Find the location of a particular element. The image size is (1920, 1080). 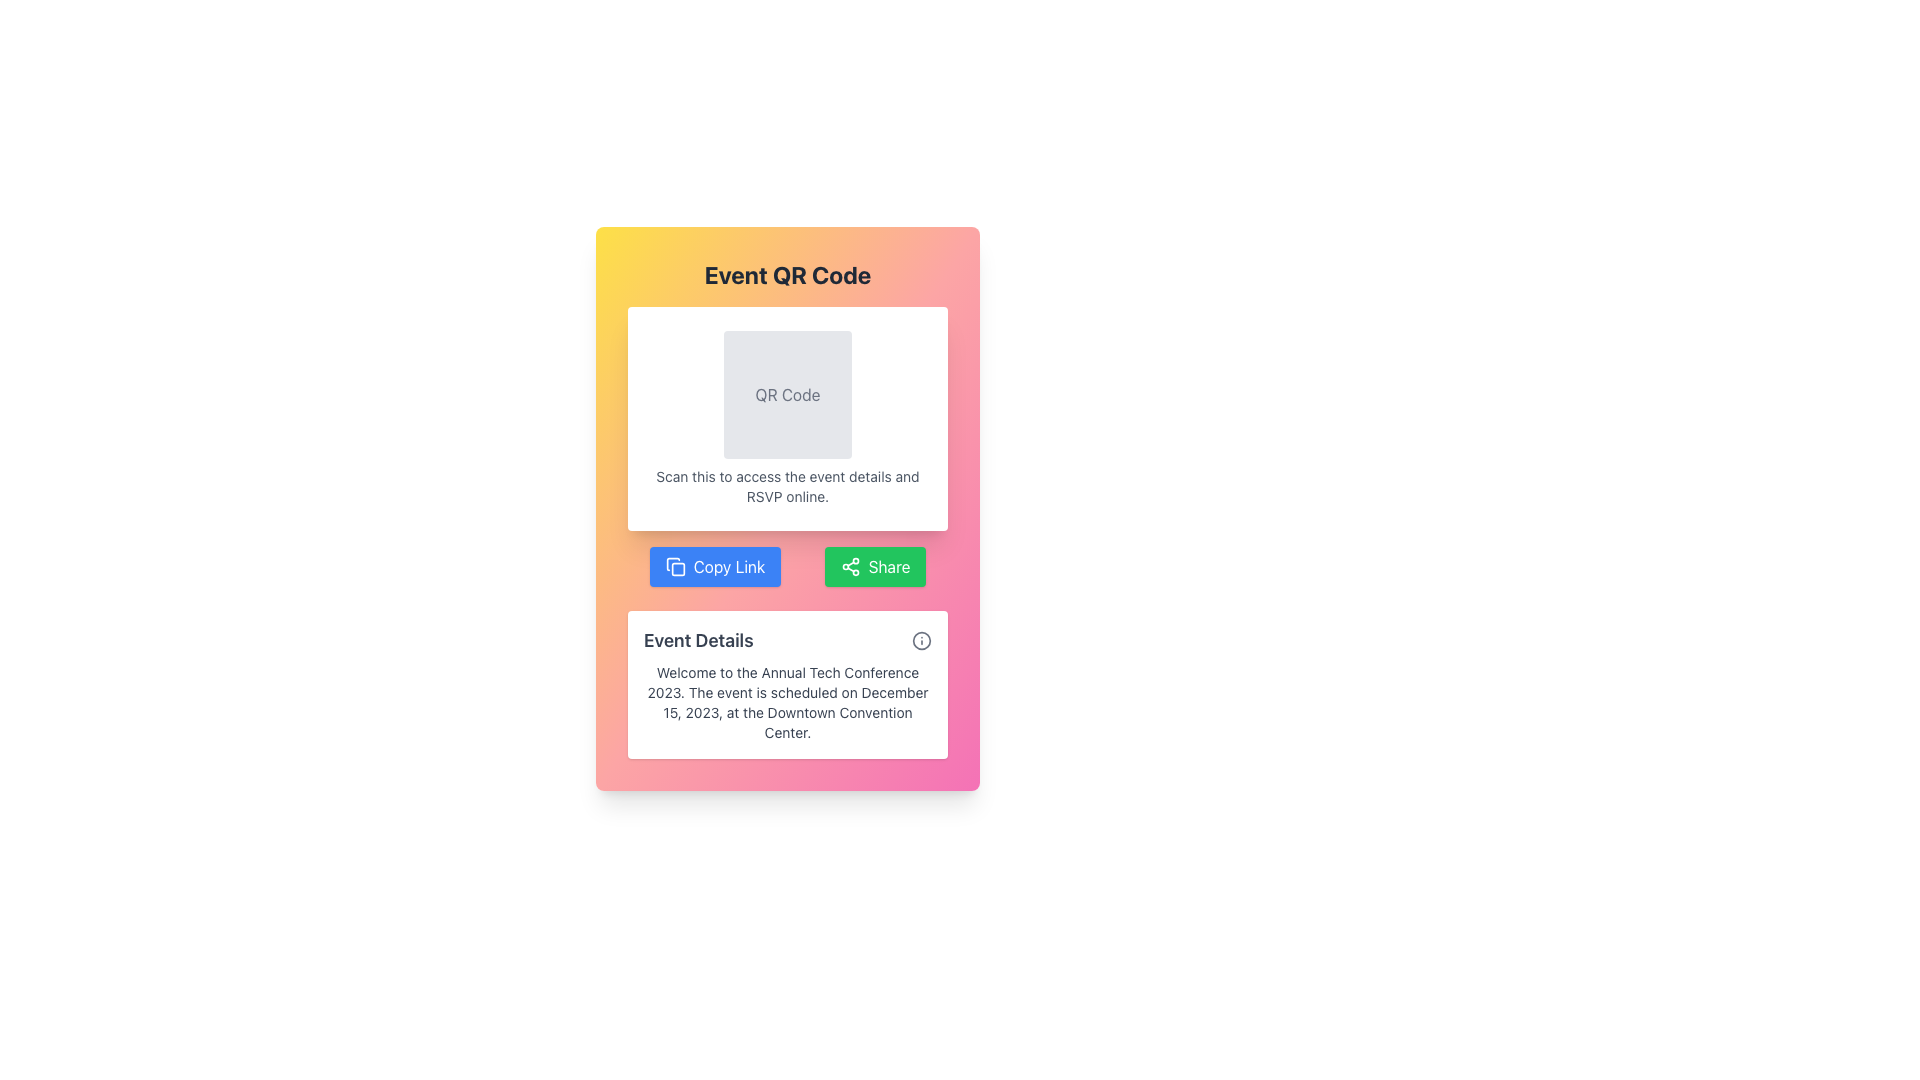

the button located to the left of the green 'Share' button to copy the link to the clipboard is located at coordinates (715, 567).